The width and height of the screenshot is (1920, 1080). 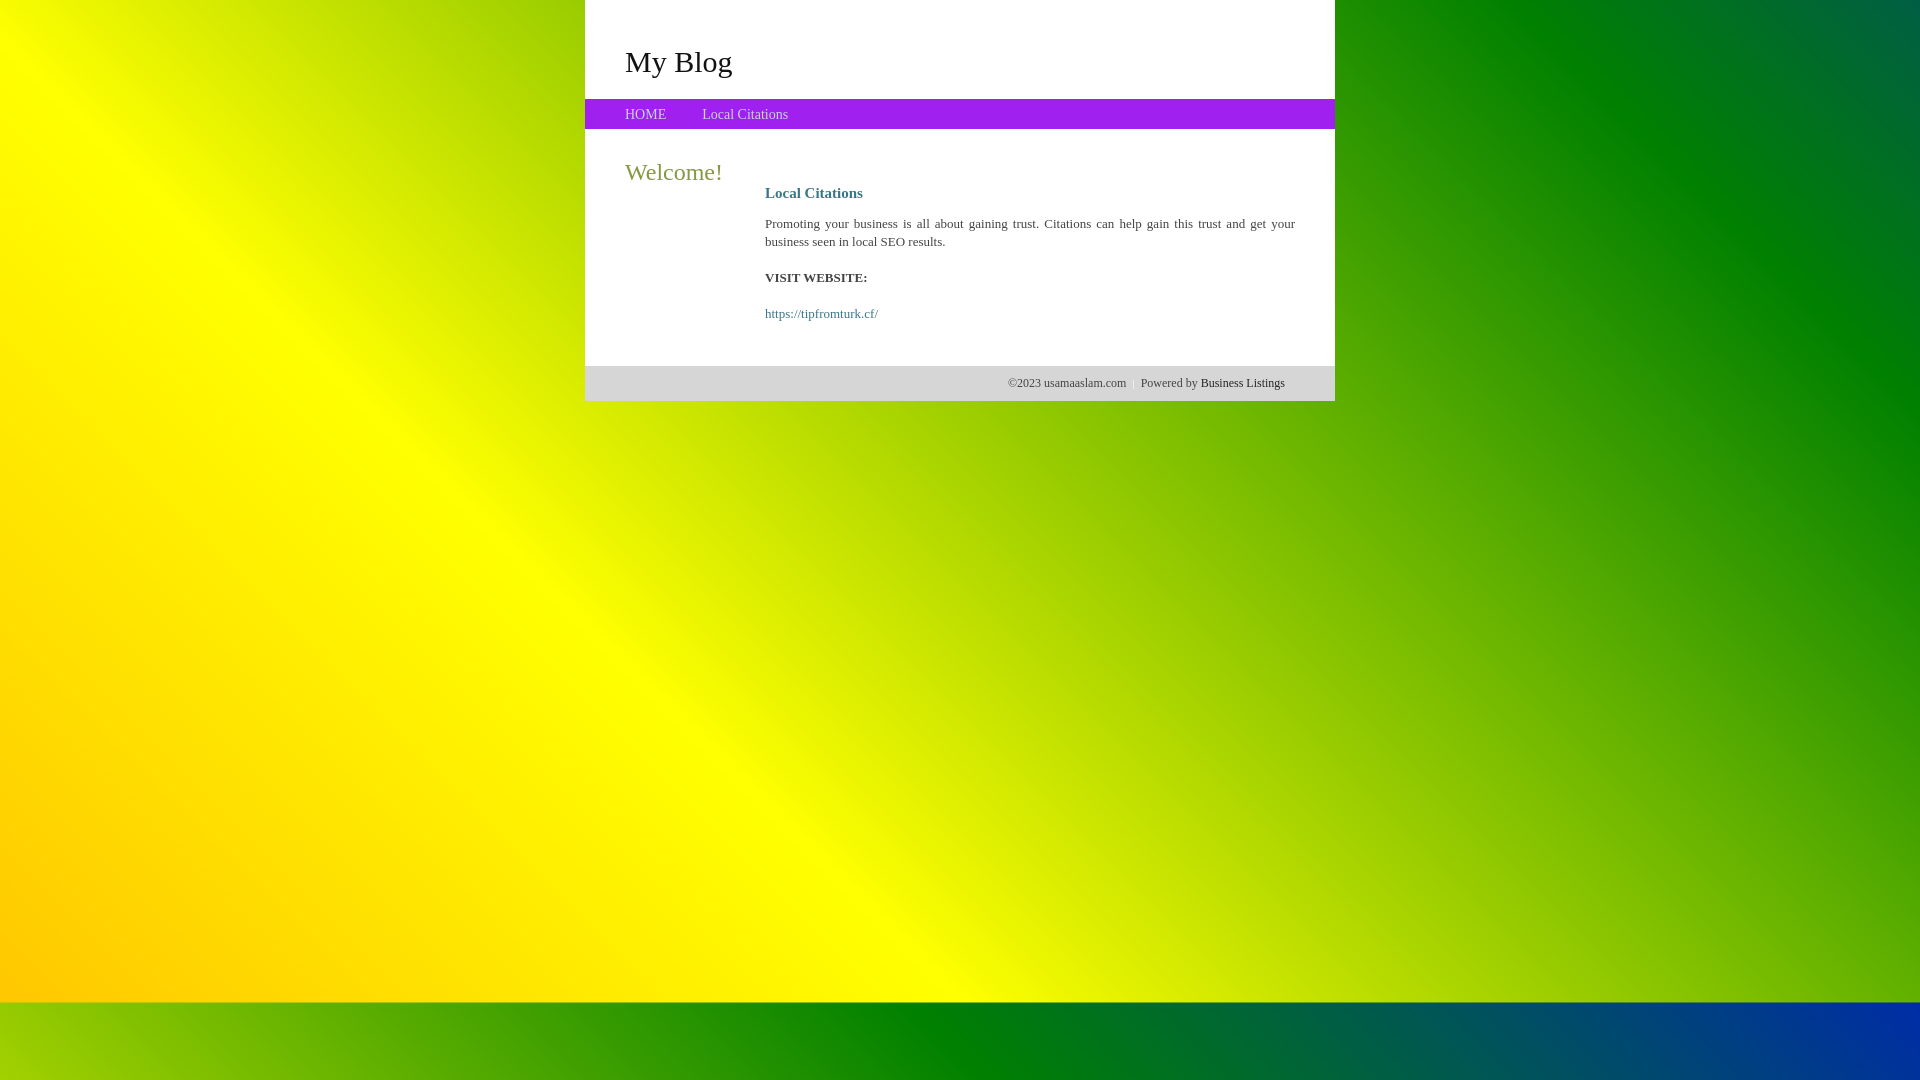 I want to click on 'Business Listings', so click(x=1242, y=382).